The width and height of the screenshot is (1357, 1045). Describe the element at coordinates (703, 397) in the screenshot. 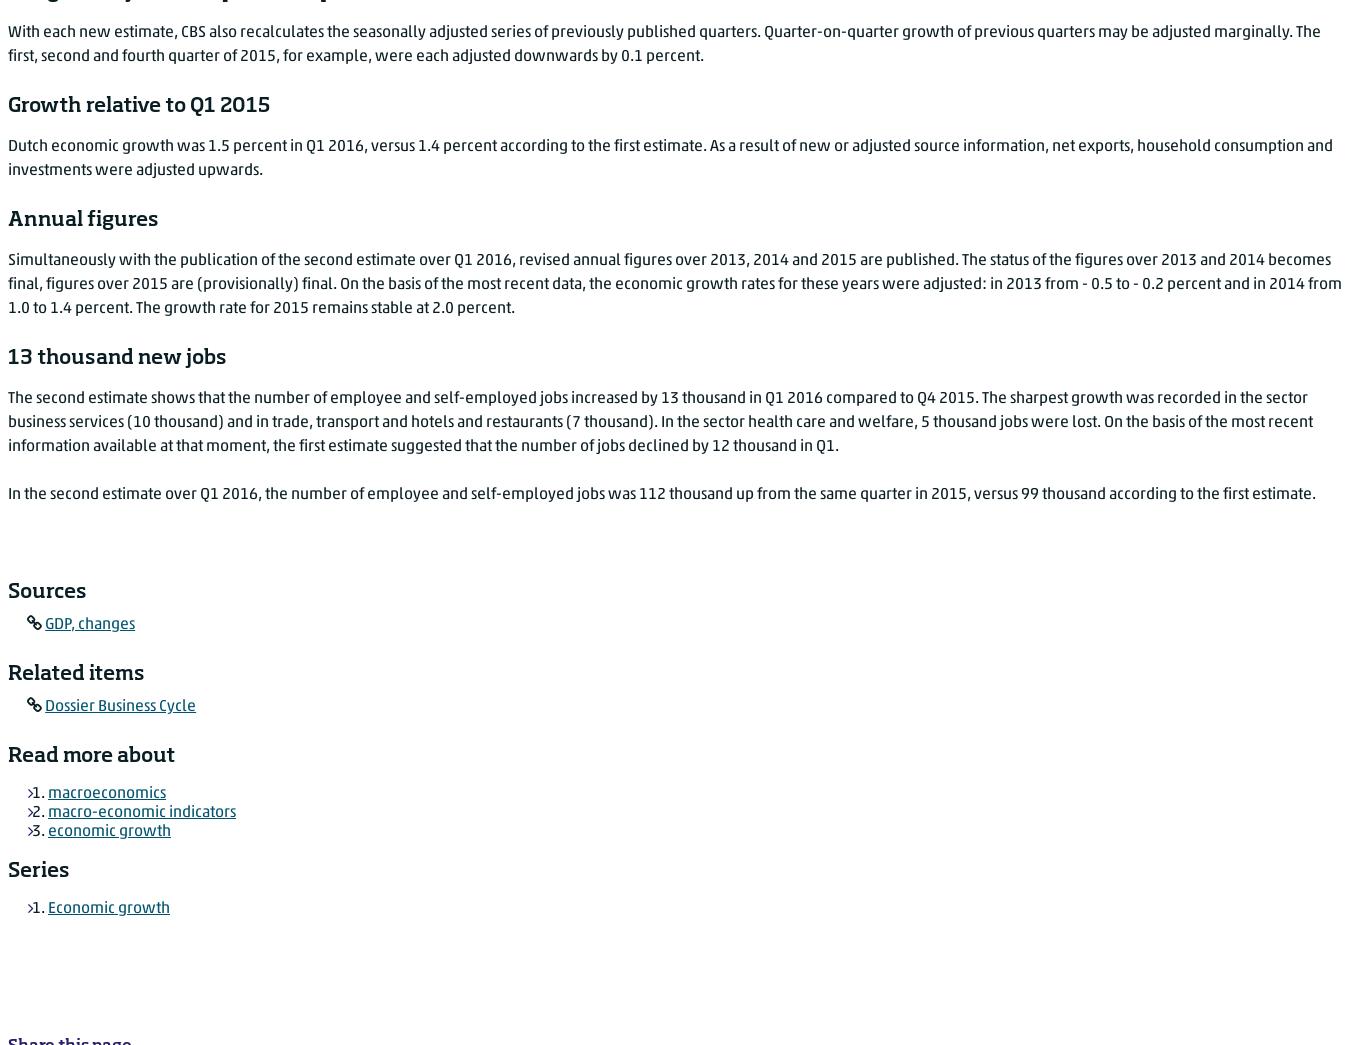

I see `'13 thousand'` at that location.